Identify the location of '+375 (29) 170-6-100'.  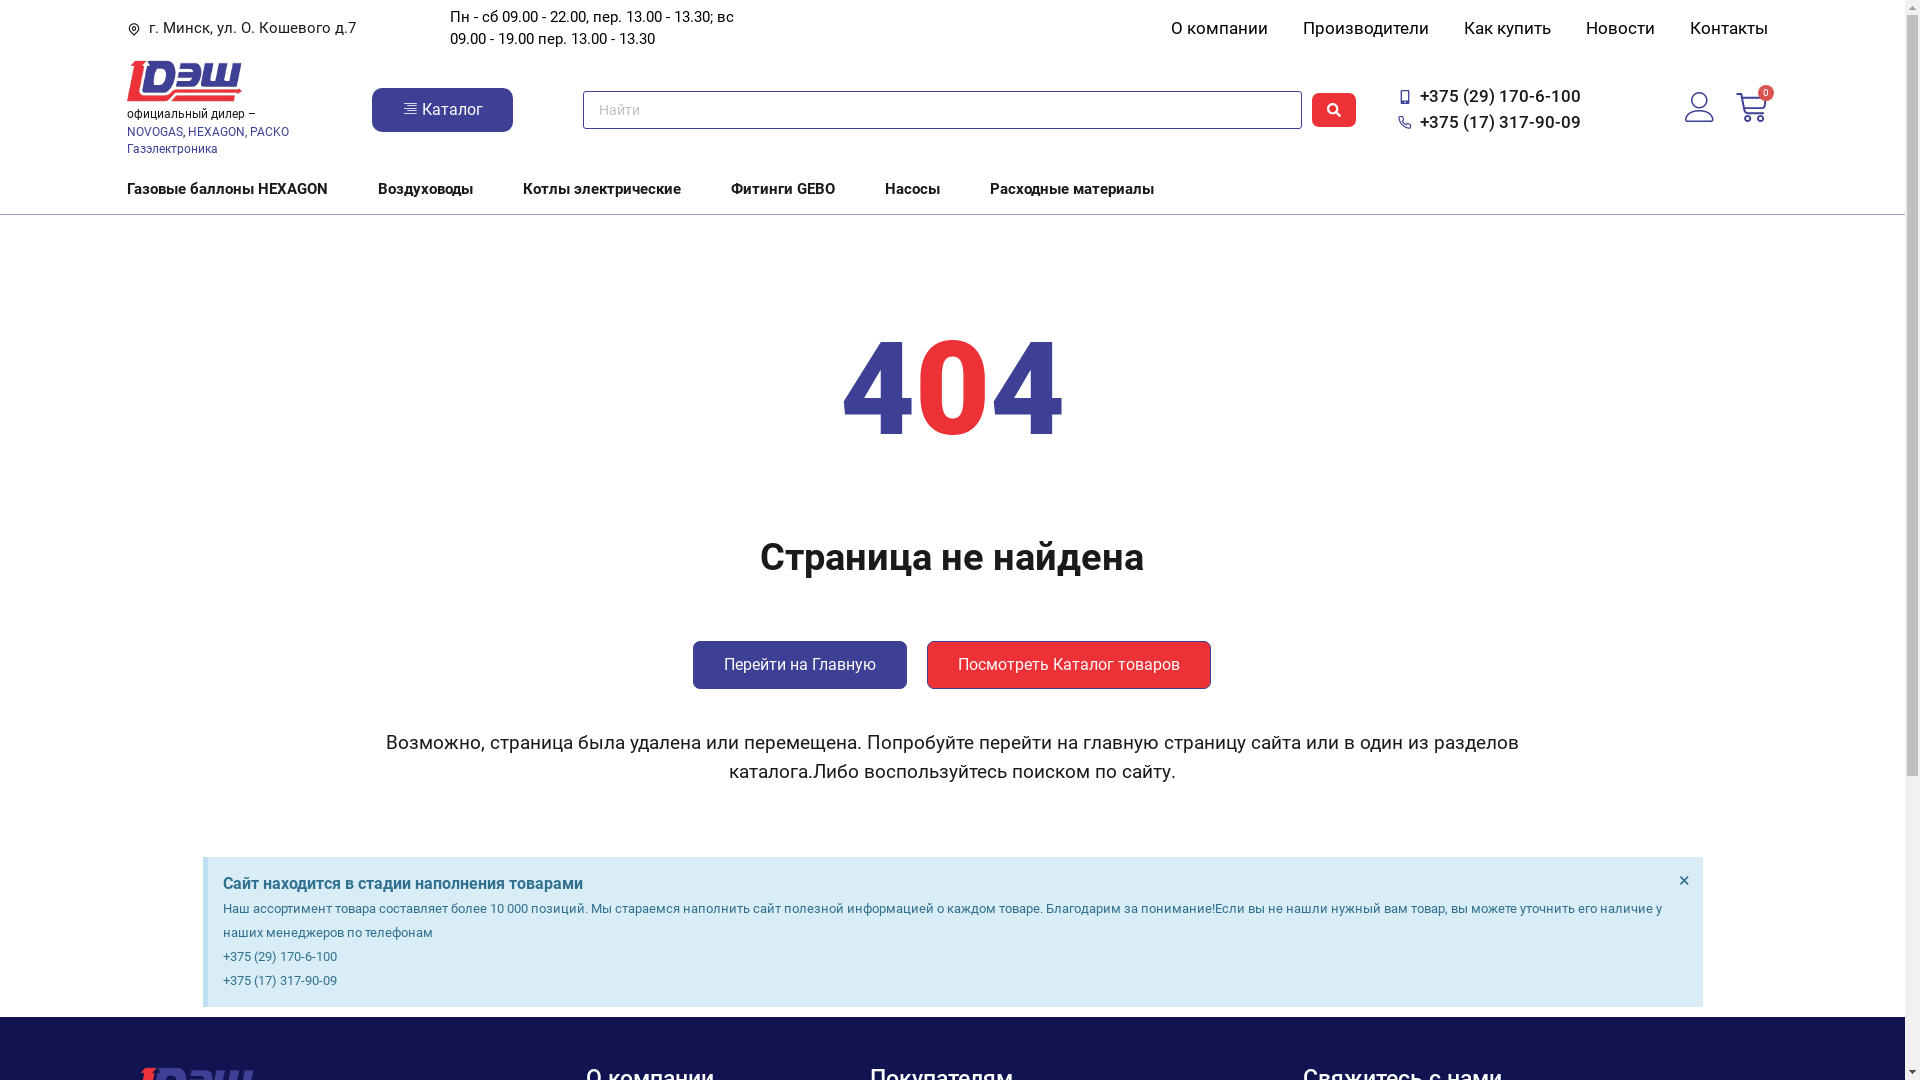
(1489, 96).